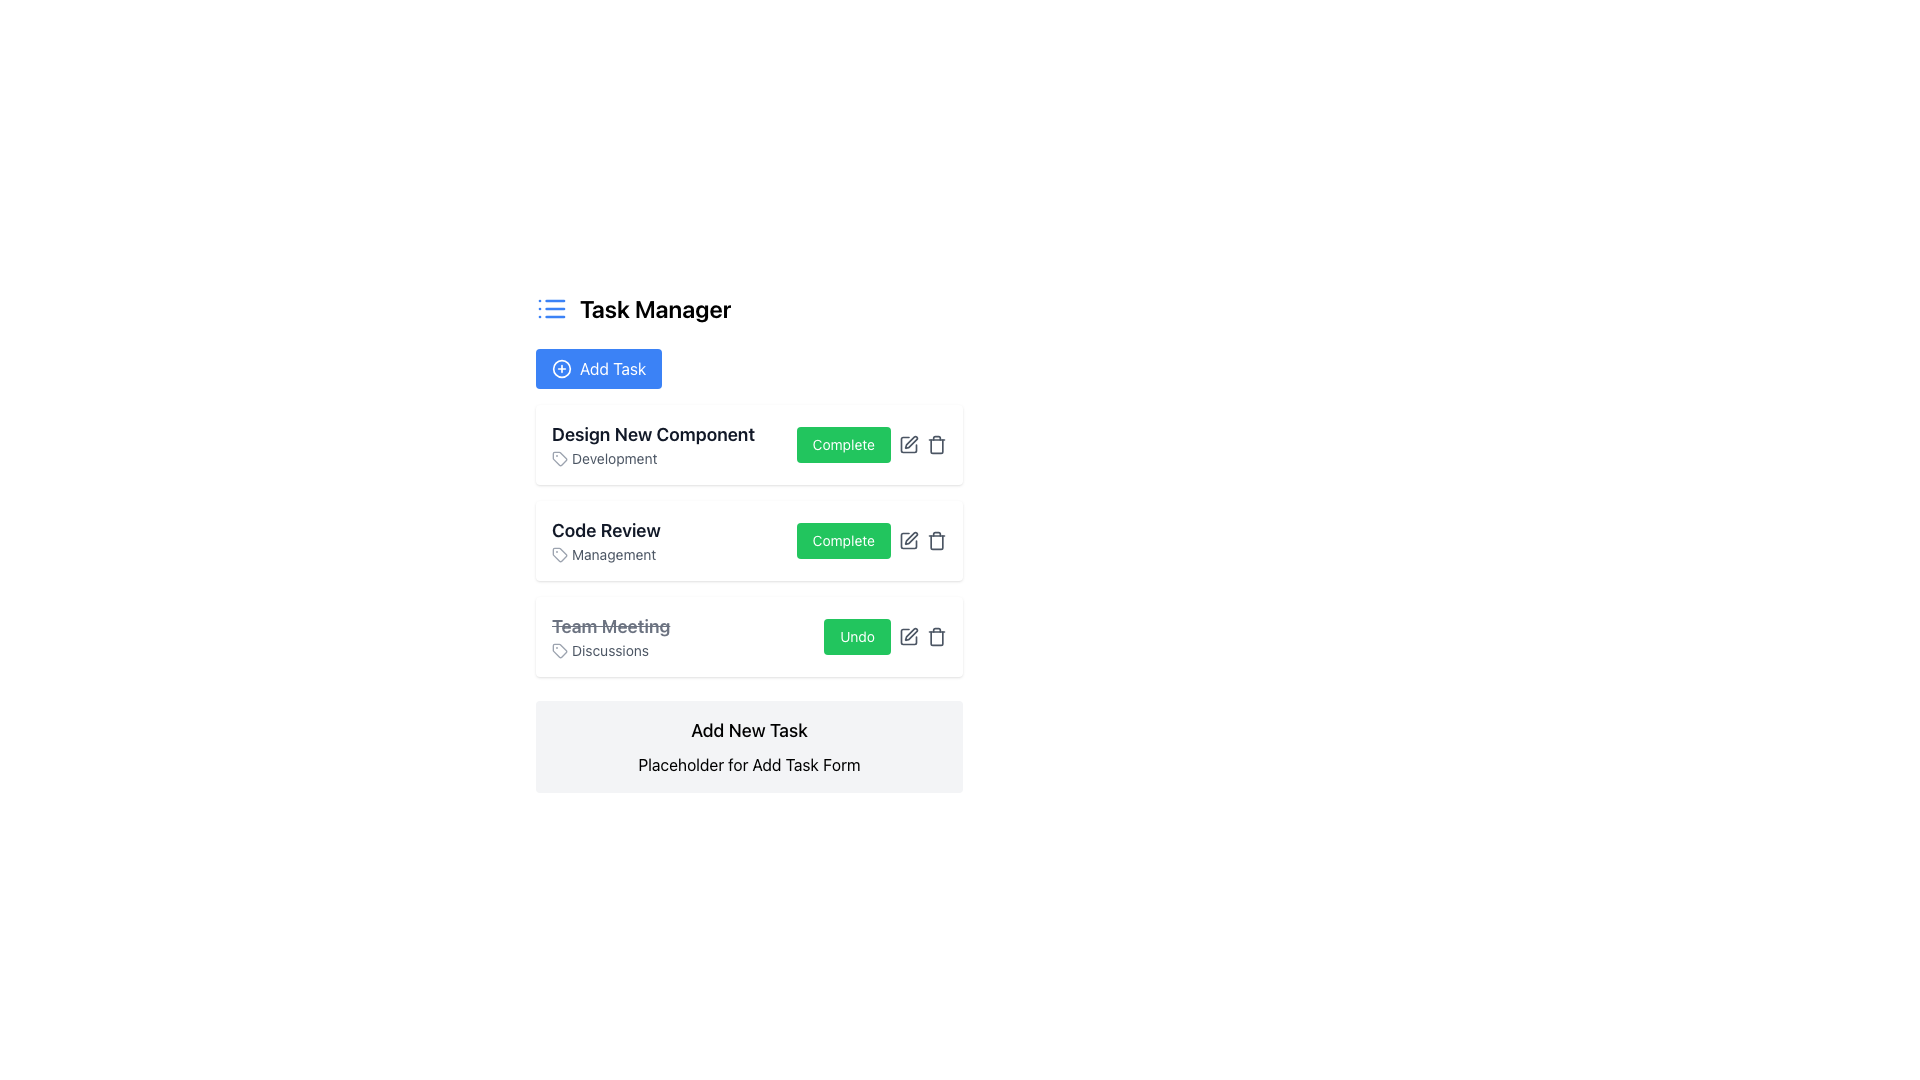 This screenshot has width=1920, height=1080. What do you see at coordinates (907, 540) in the screenshot?
I see `the pen icon button located to the right of the 'Complete' button within the action buttons of the 'Code Review' task to initiate an edit action` at bounding box center [907, 540].